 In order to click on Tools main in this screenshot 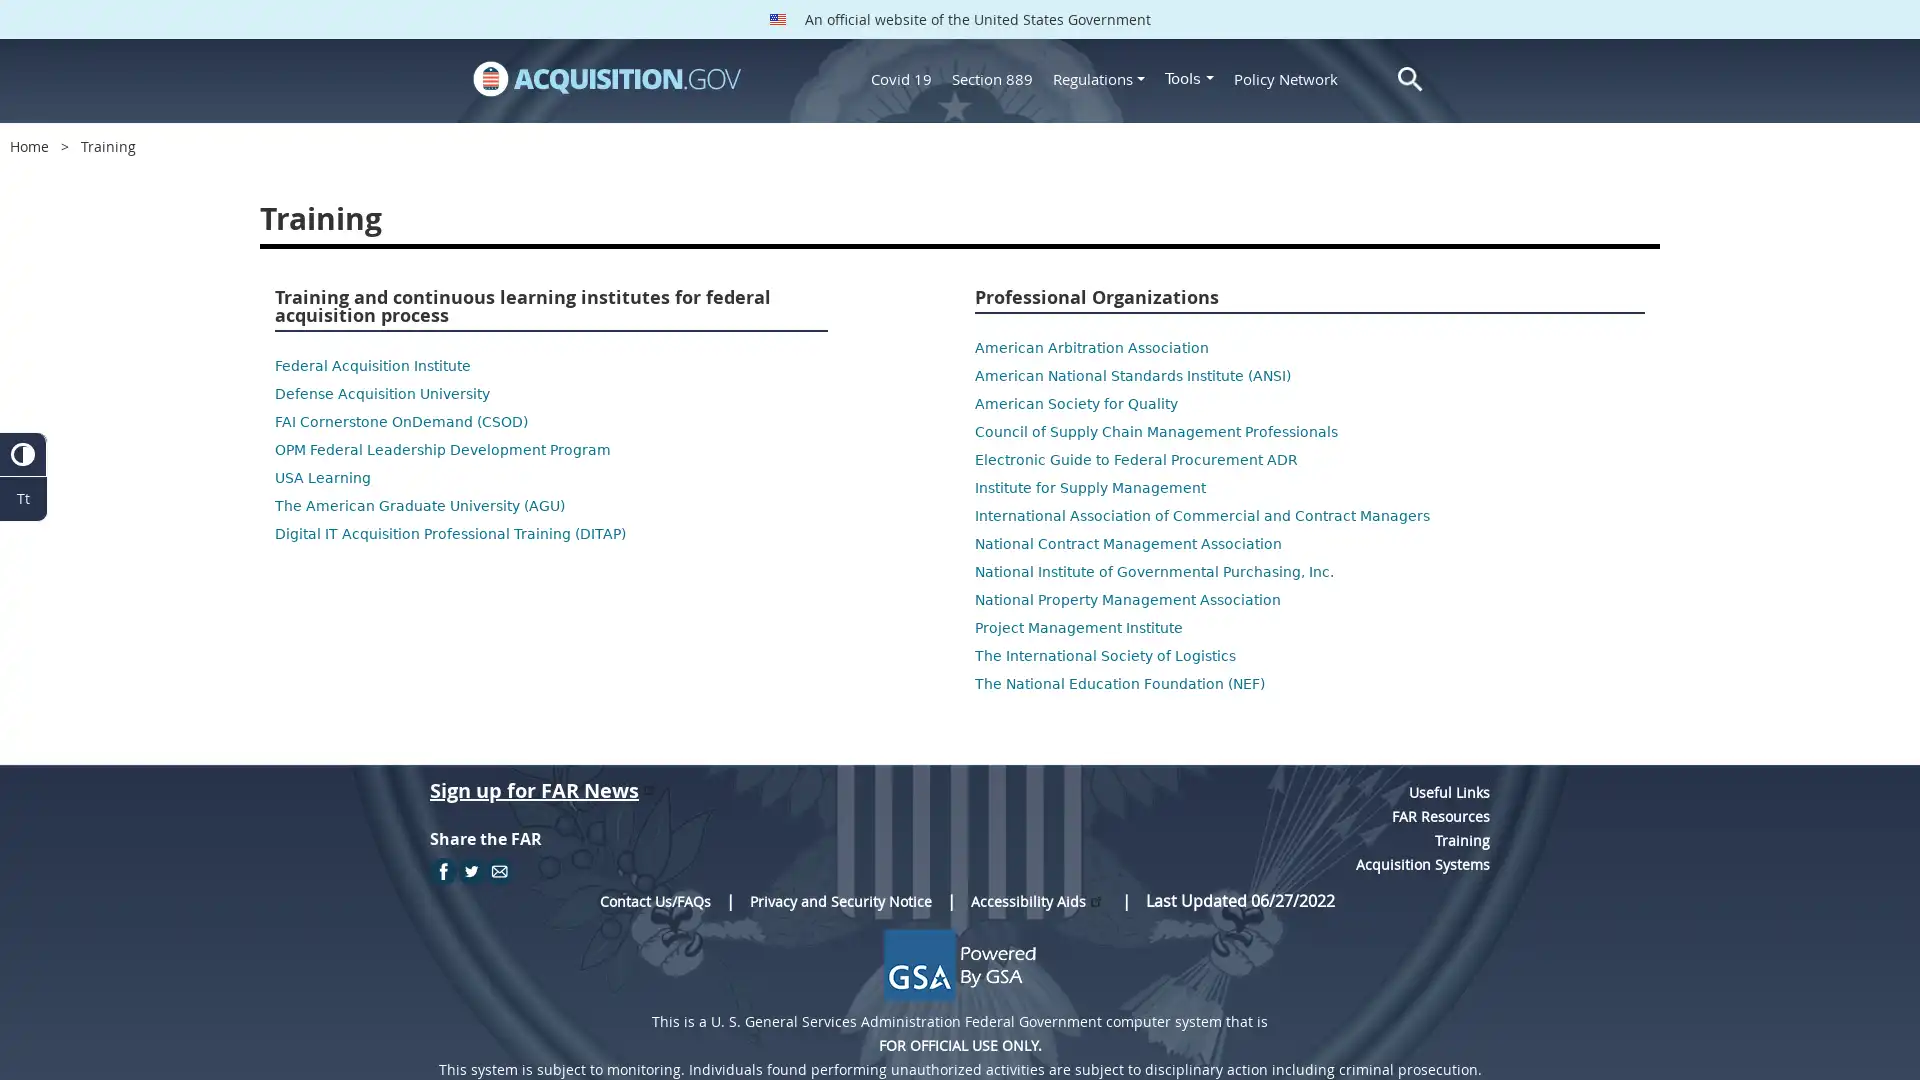, I will do `click(1189, 77)`.